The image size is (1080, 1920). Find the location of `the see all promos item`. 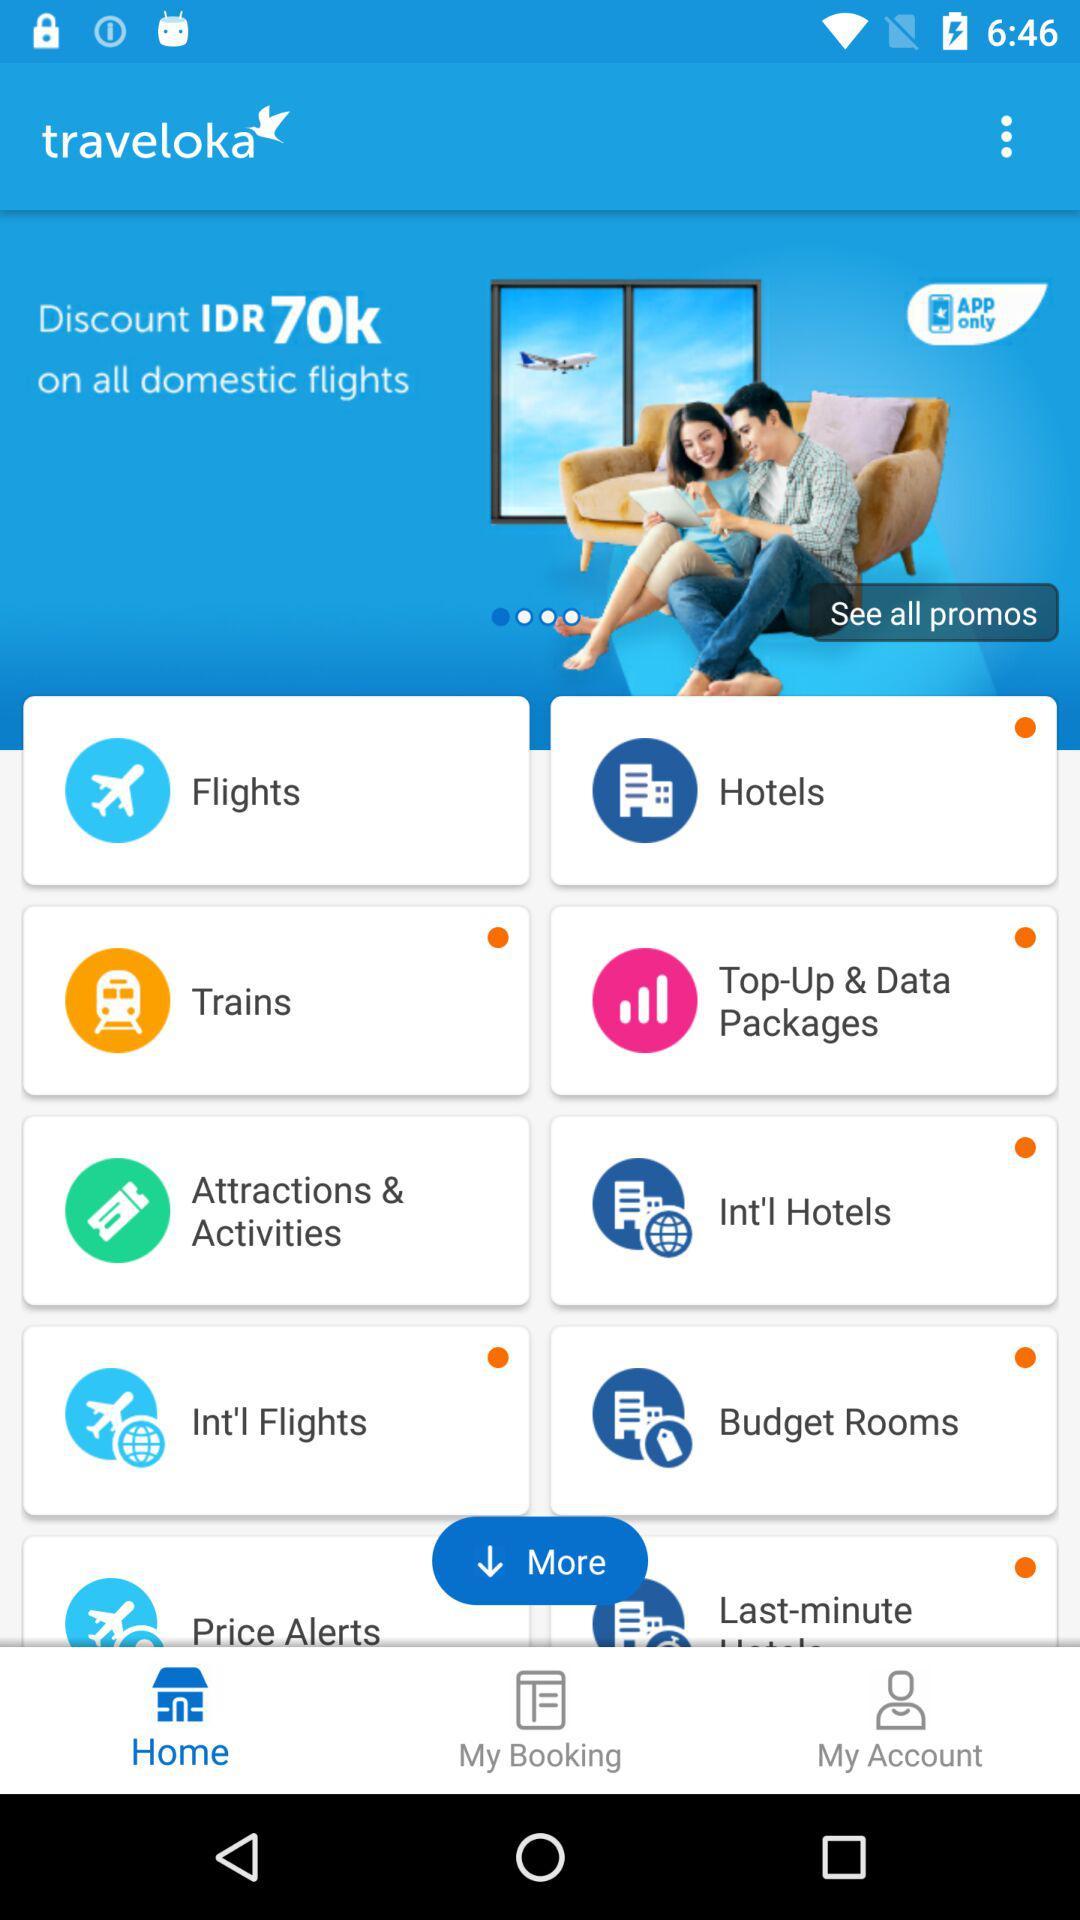

the see all promos item is located at coordinates (934, 611).